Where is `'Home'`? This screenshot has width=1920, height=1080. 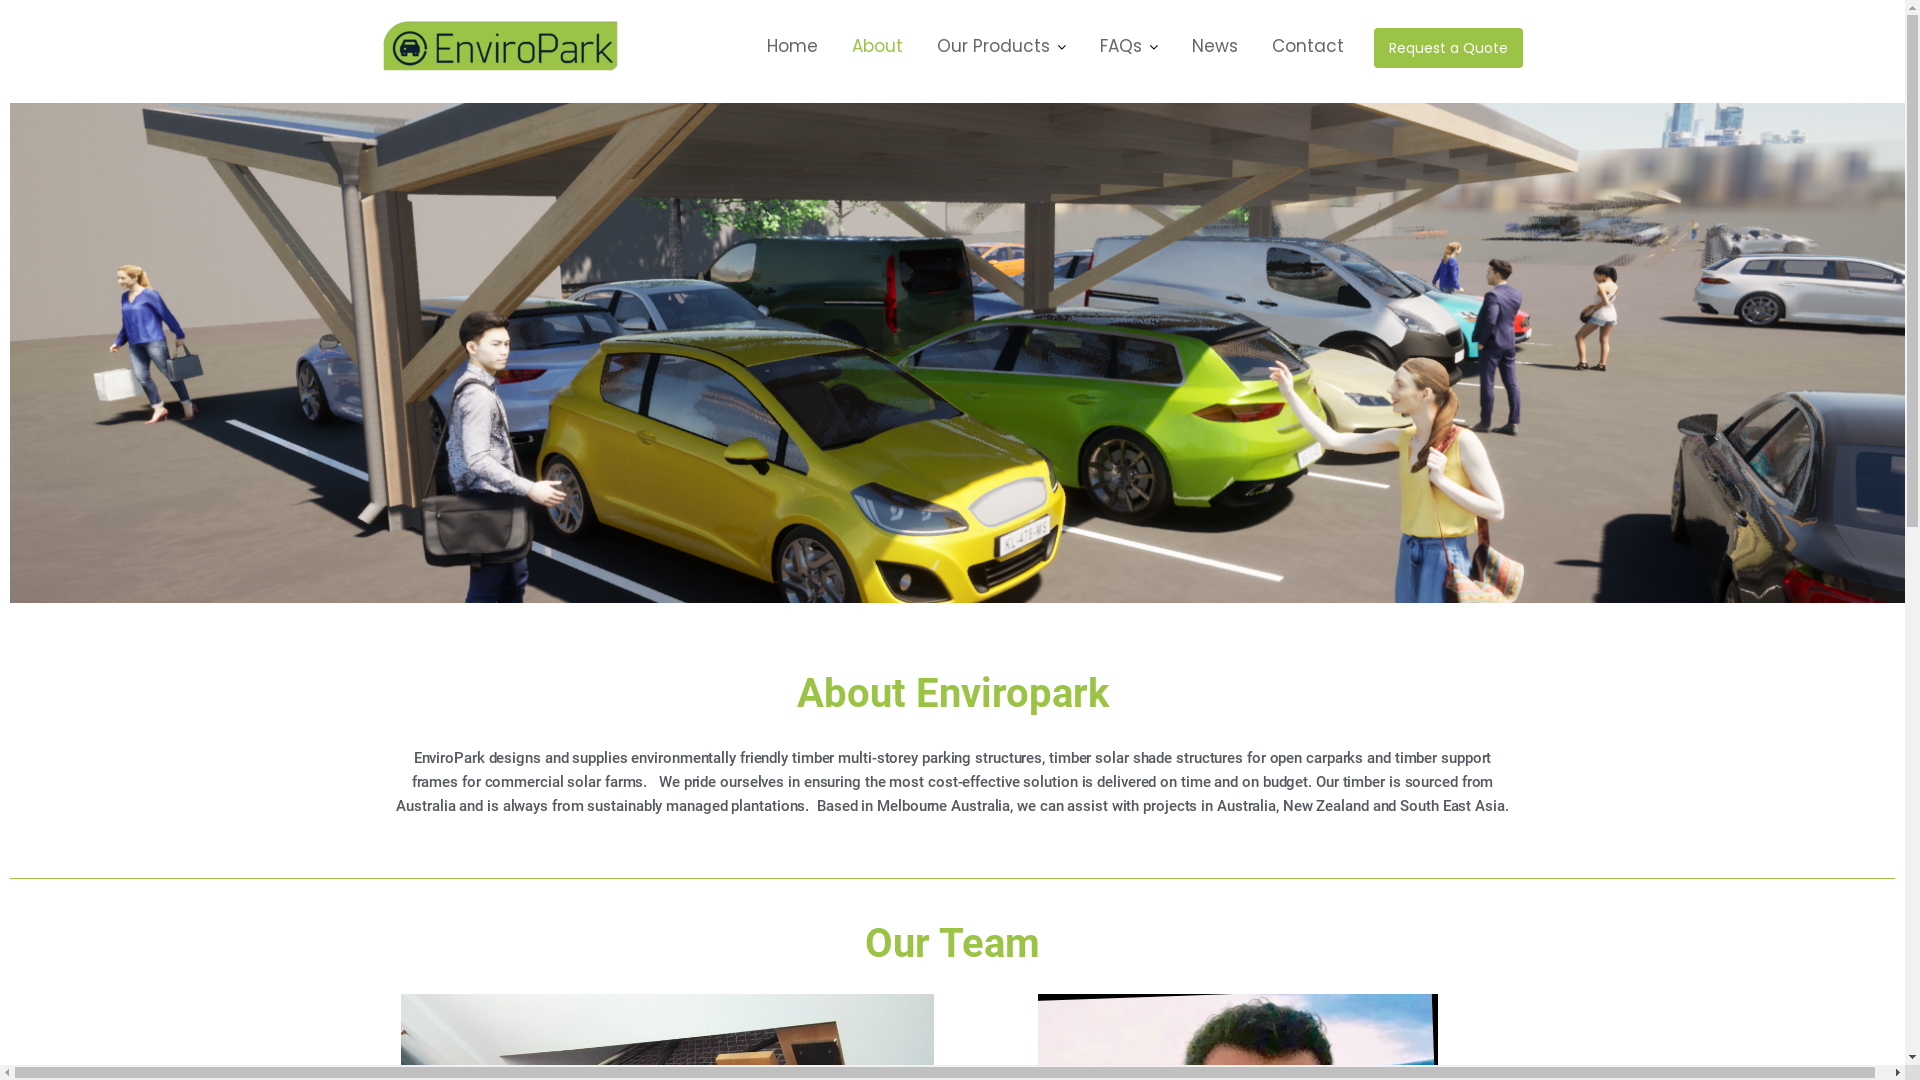
'Home' is located at coordinates (791, 45).